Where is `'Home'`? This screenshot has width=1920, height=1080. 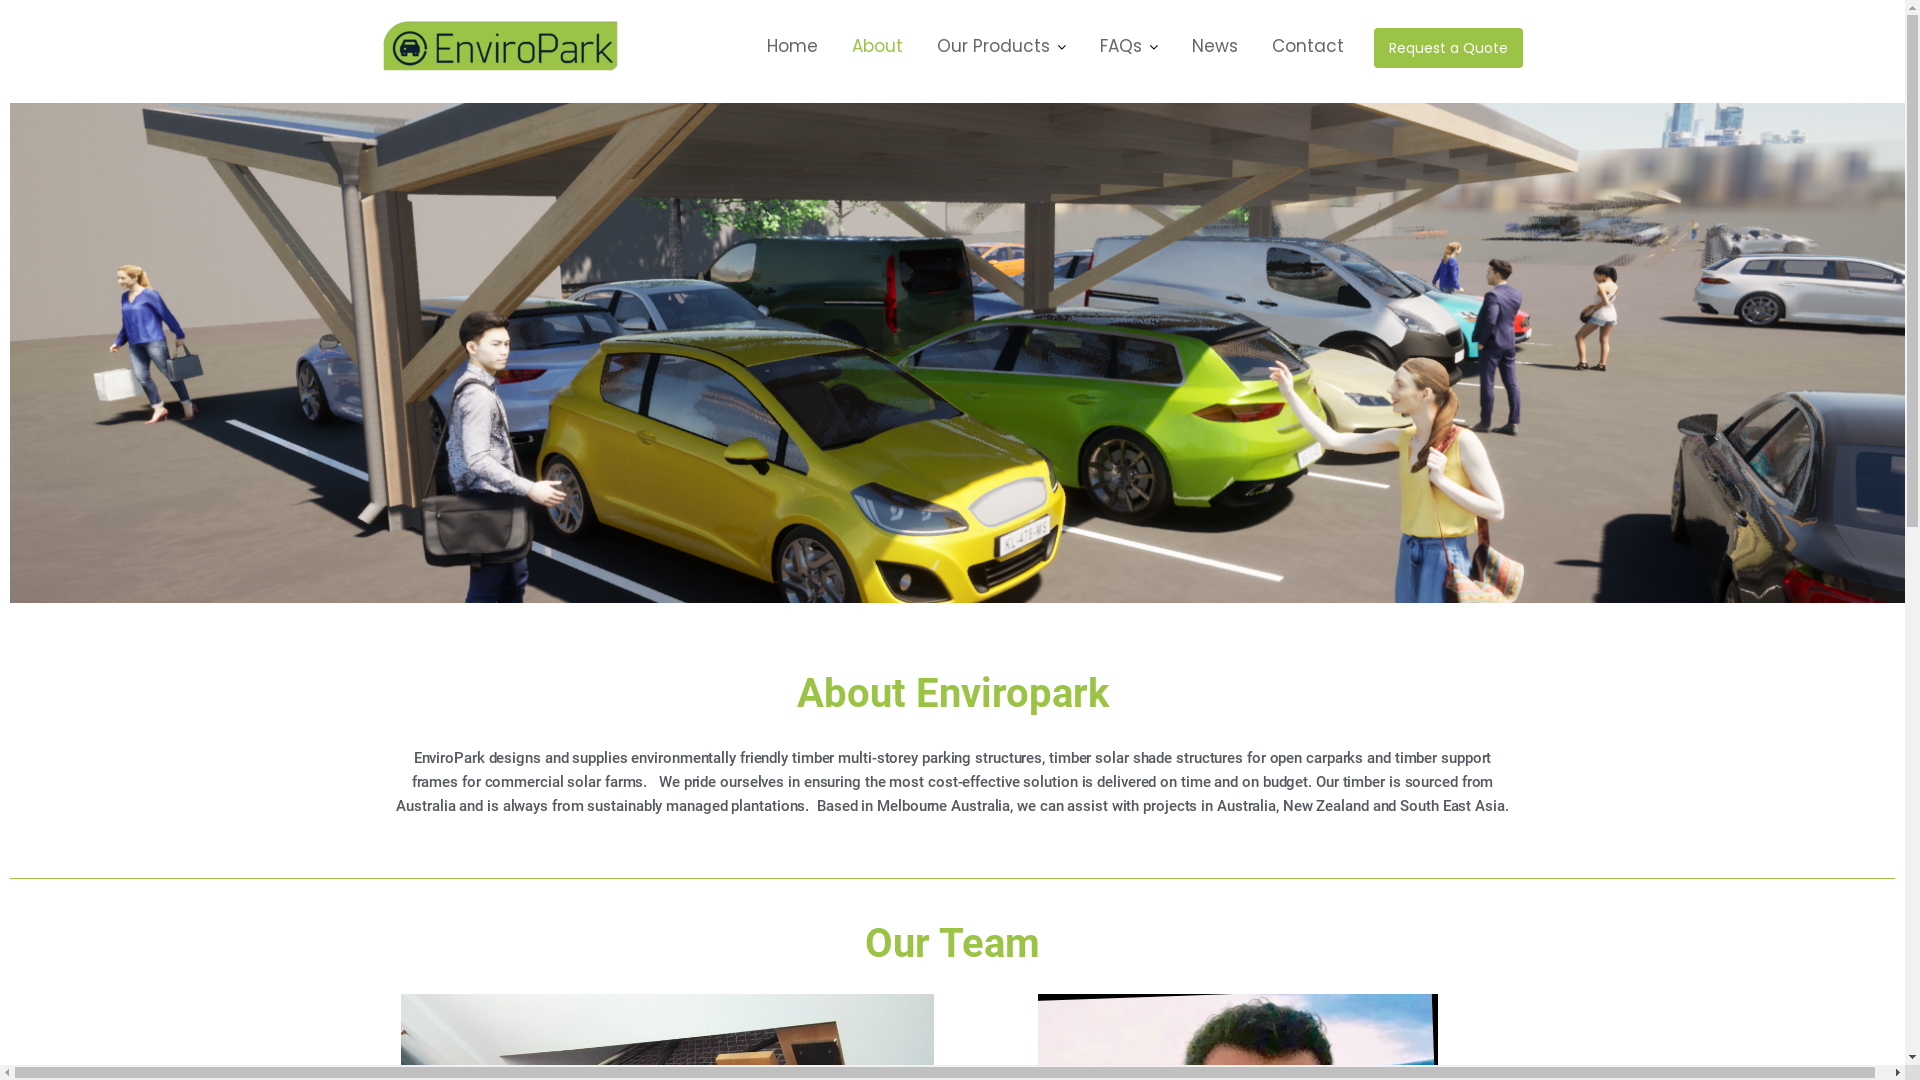
'Home' is located at coordinates (791, 45).